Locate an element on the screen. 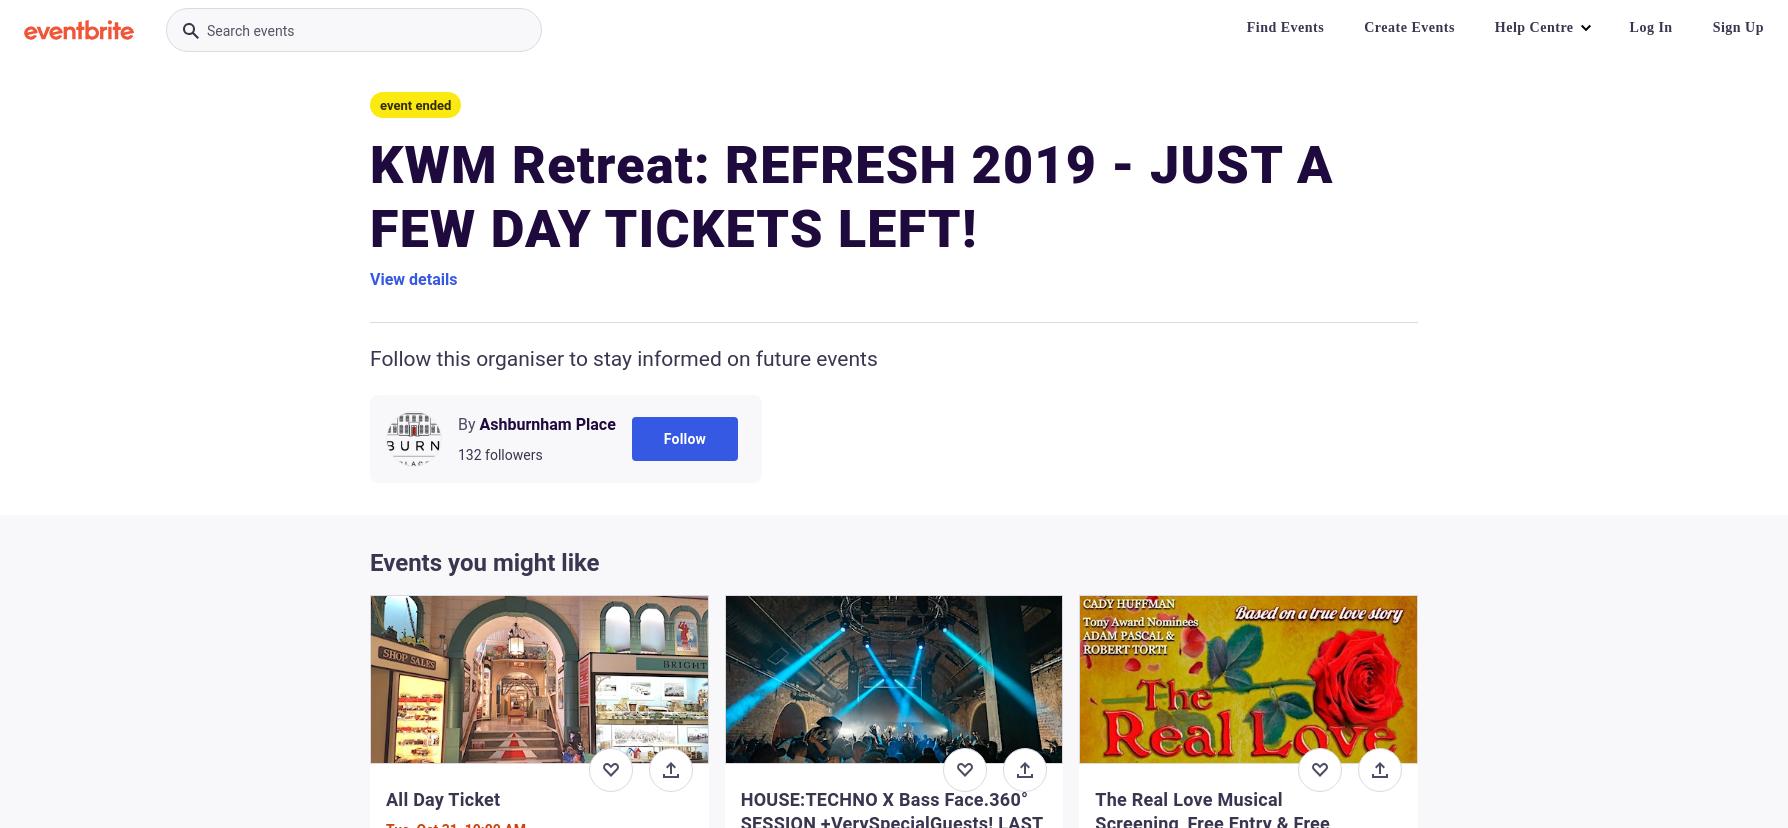  'Events you might like' is located at coordinates (368, 563).